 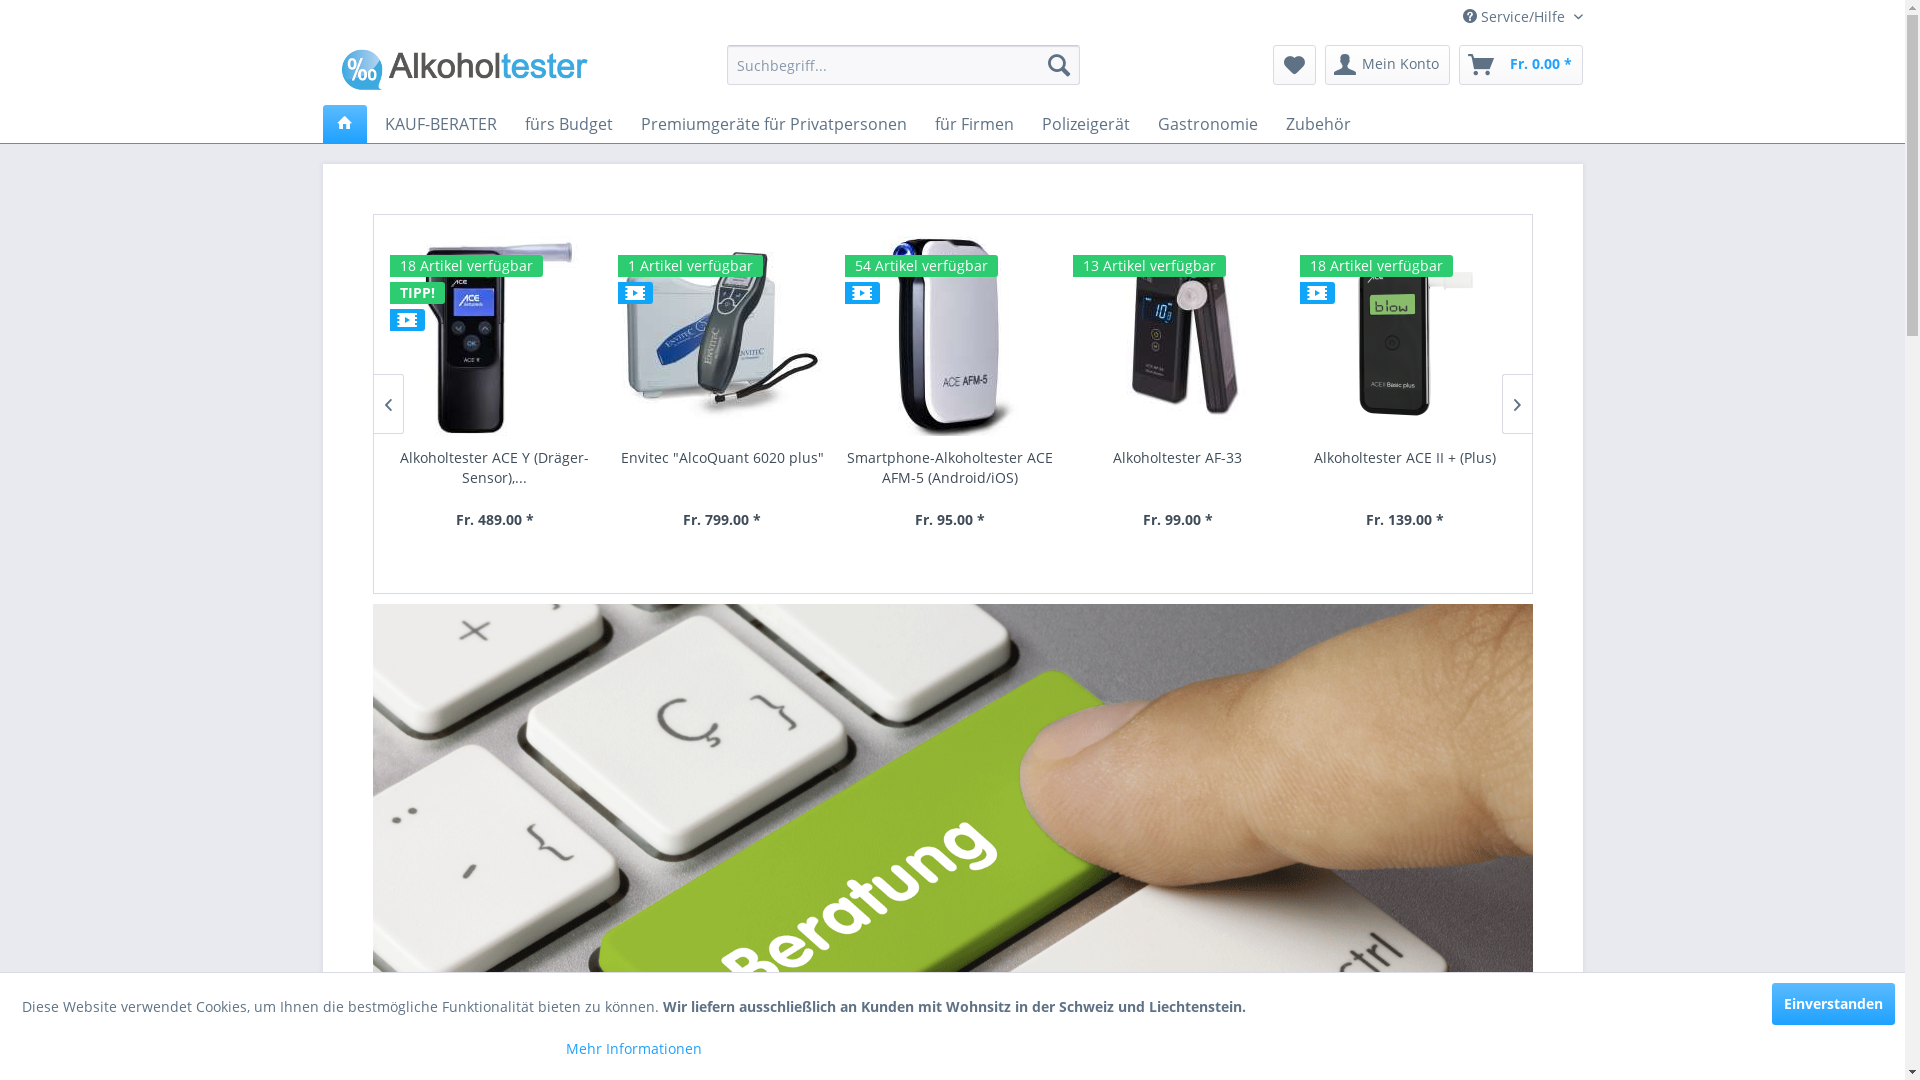 I want to click on 'Gastronomie', so click(x=1143, y=123).